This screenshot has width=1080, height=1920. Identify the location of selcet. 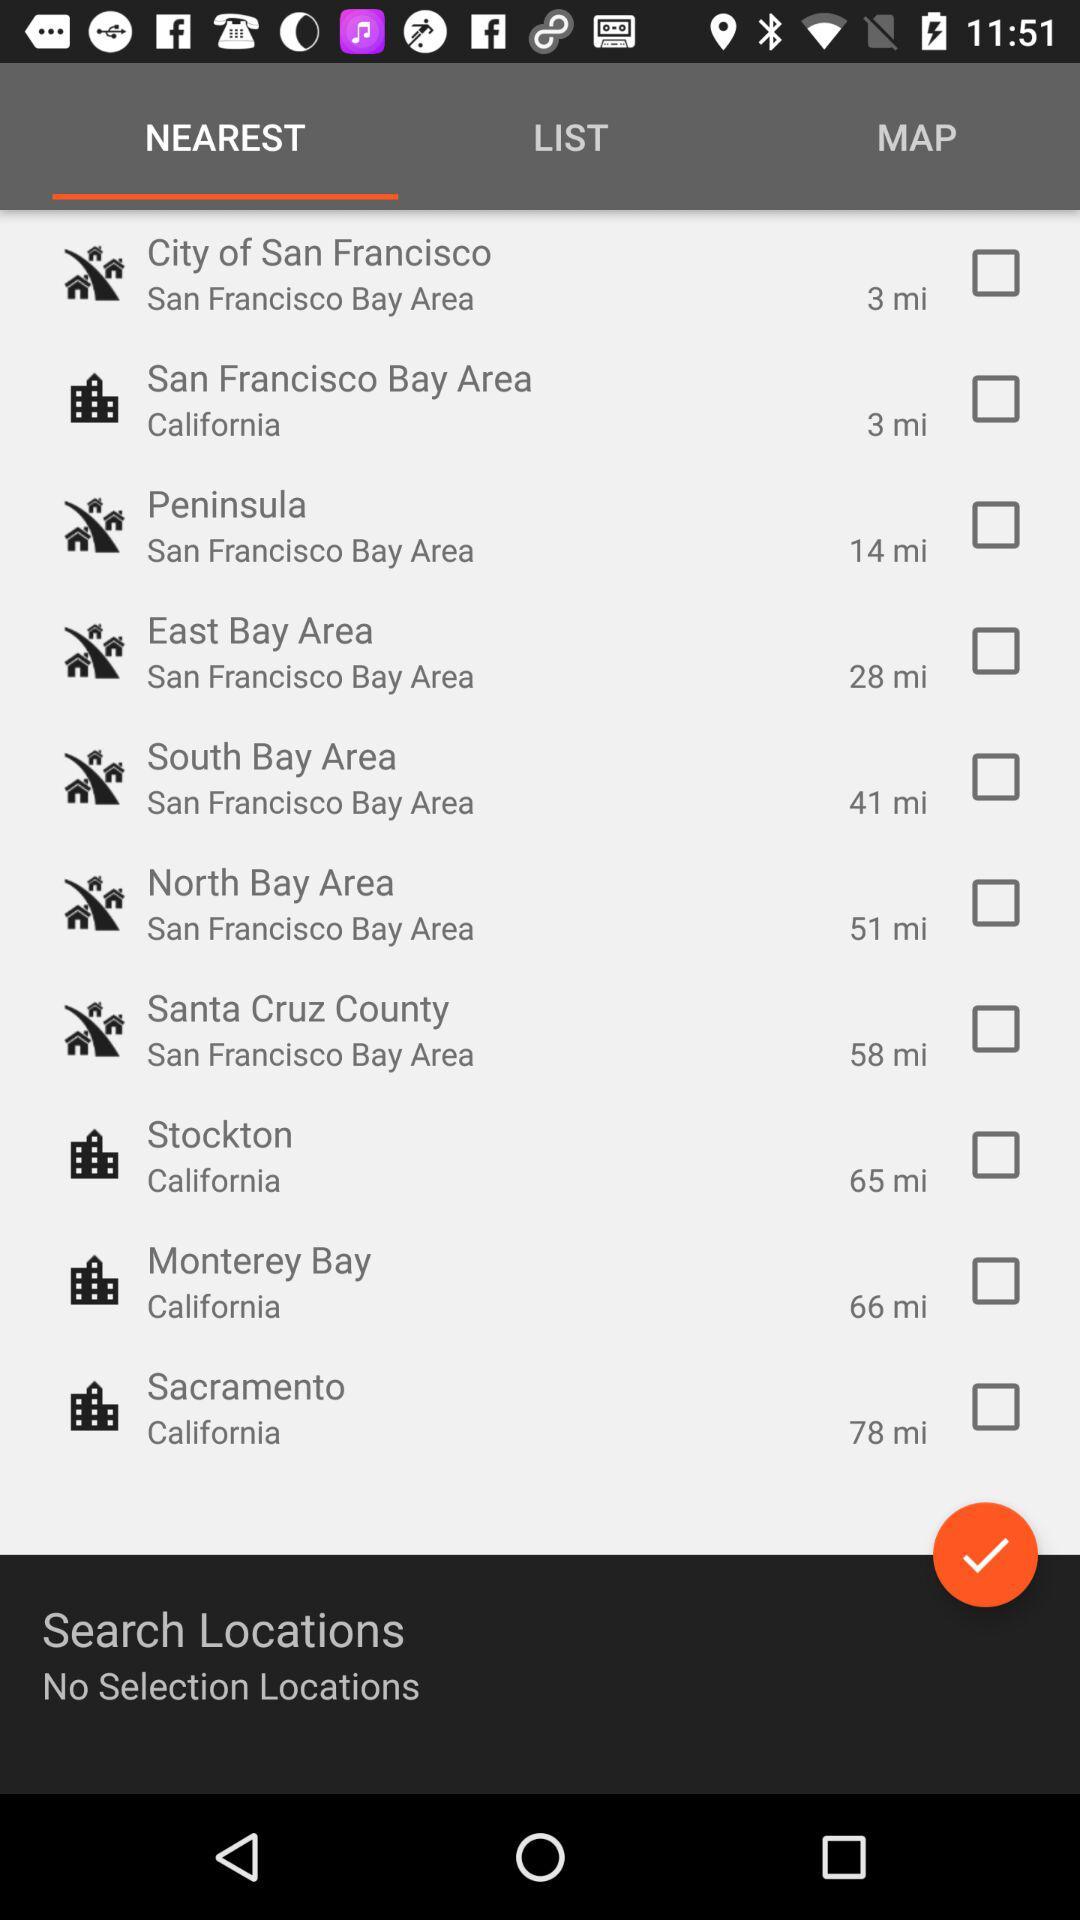
(995, 524).